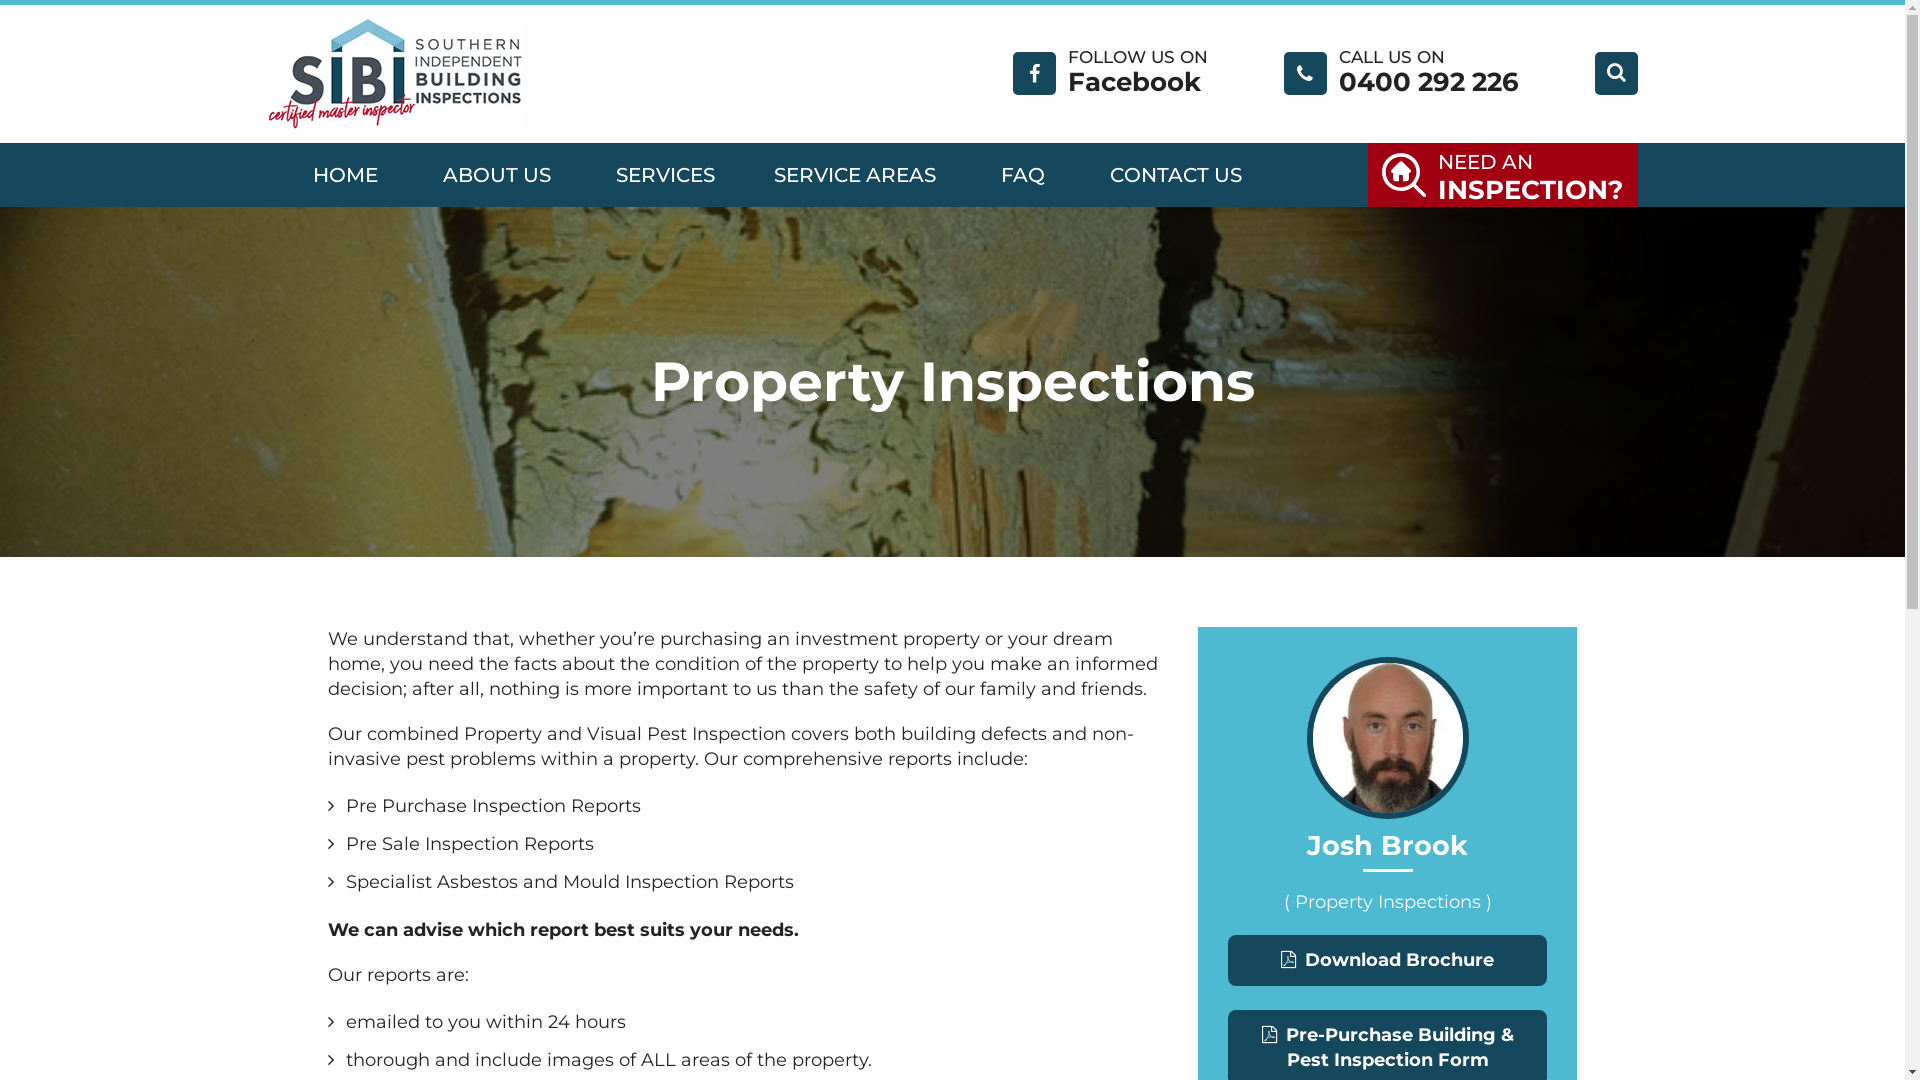 The height and width of the screenshot is (1080, 1920). I want to click on 'FAQ', so click(1022, 173).